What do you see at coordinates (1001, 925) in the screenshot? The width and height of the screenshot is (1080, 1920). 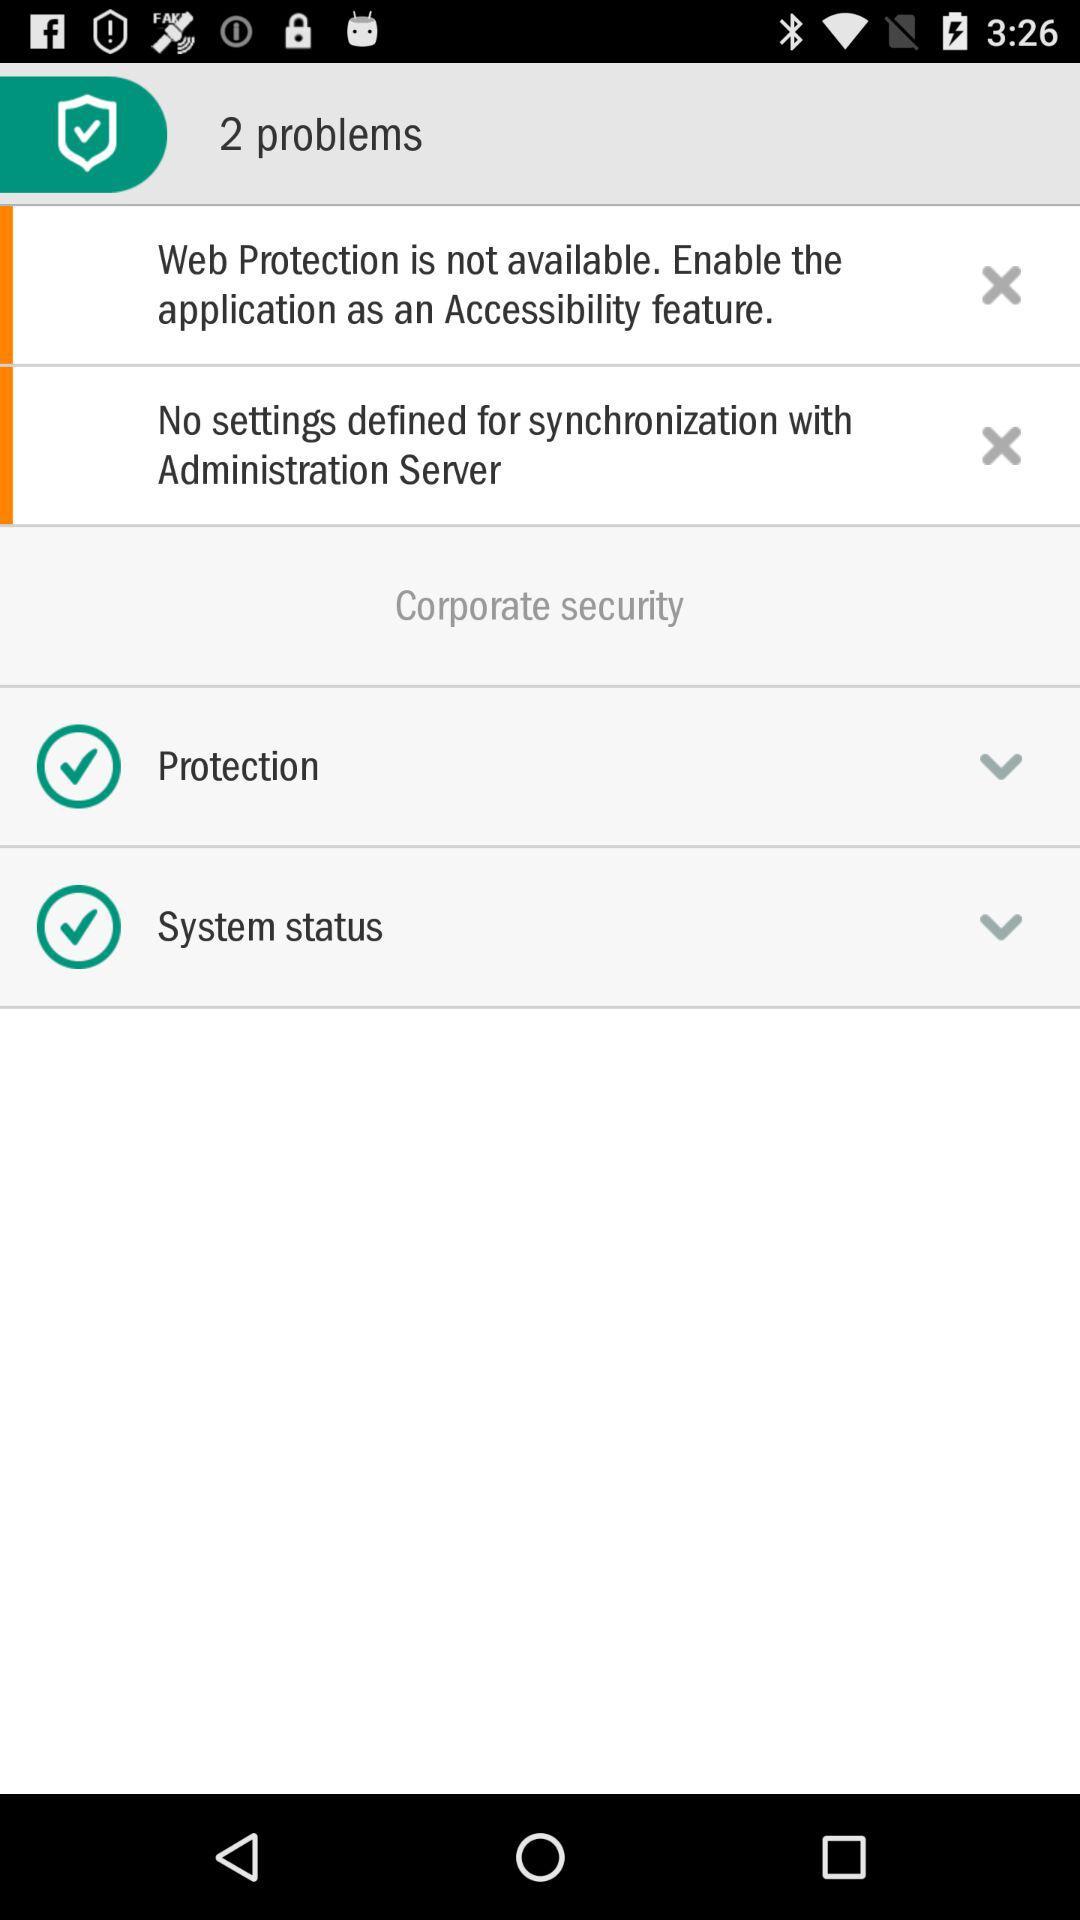 I see `expand menu` at bounding box center [1001, 925].